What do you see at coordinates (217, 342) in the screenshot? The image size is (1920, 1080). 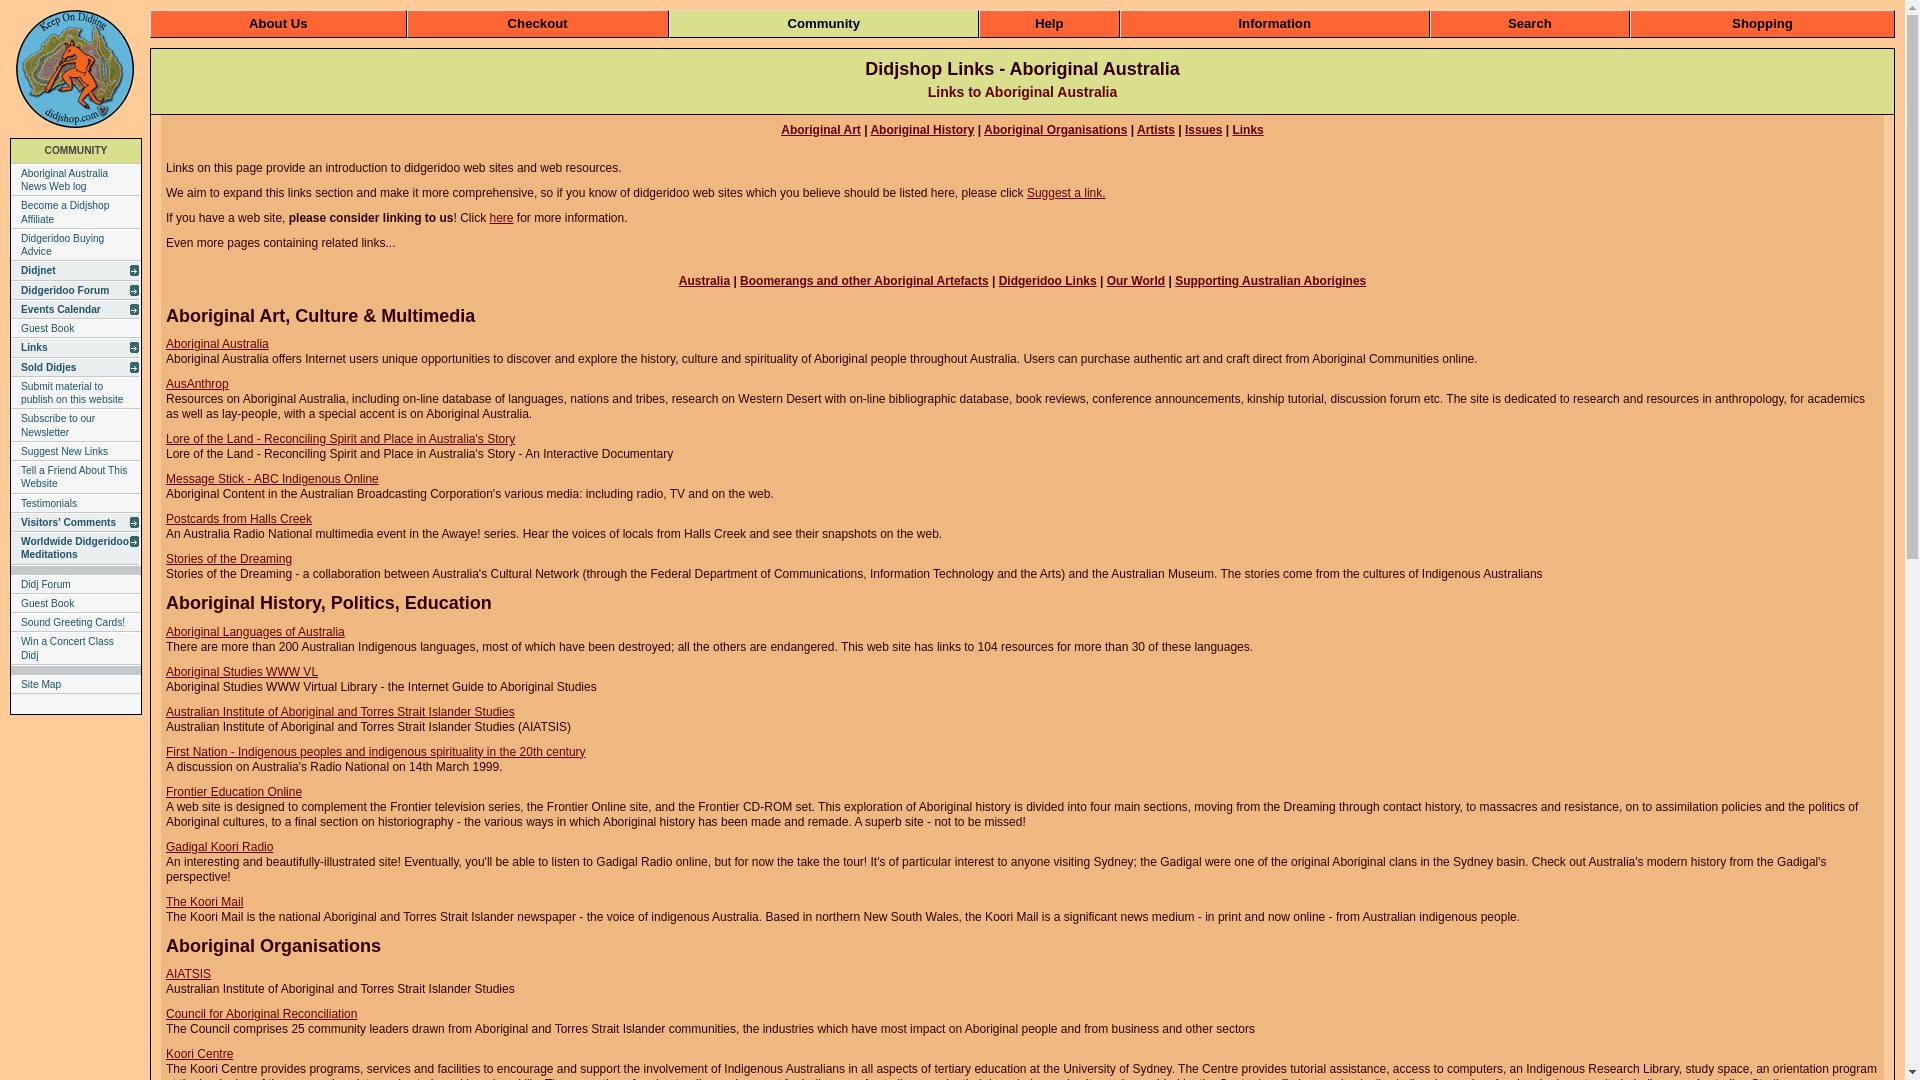 I see `'Aboriginal Australia'` at bounding box center [217, 342].